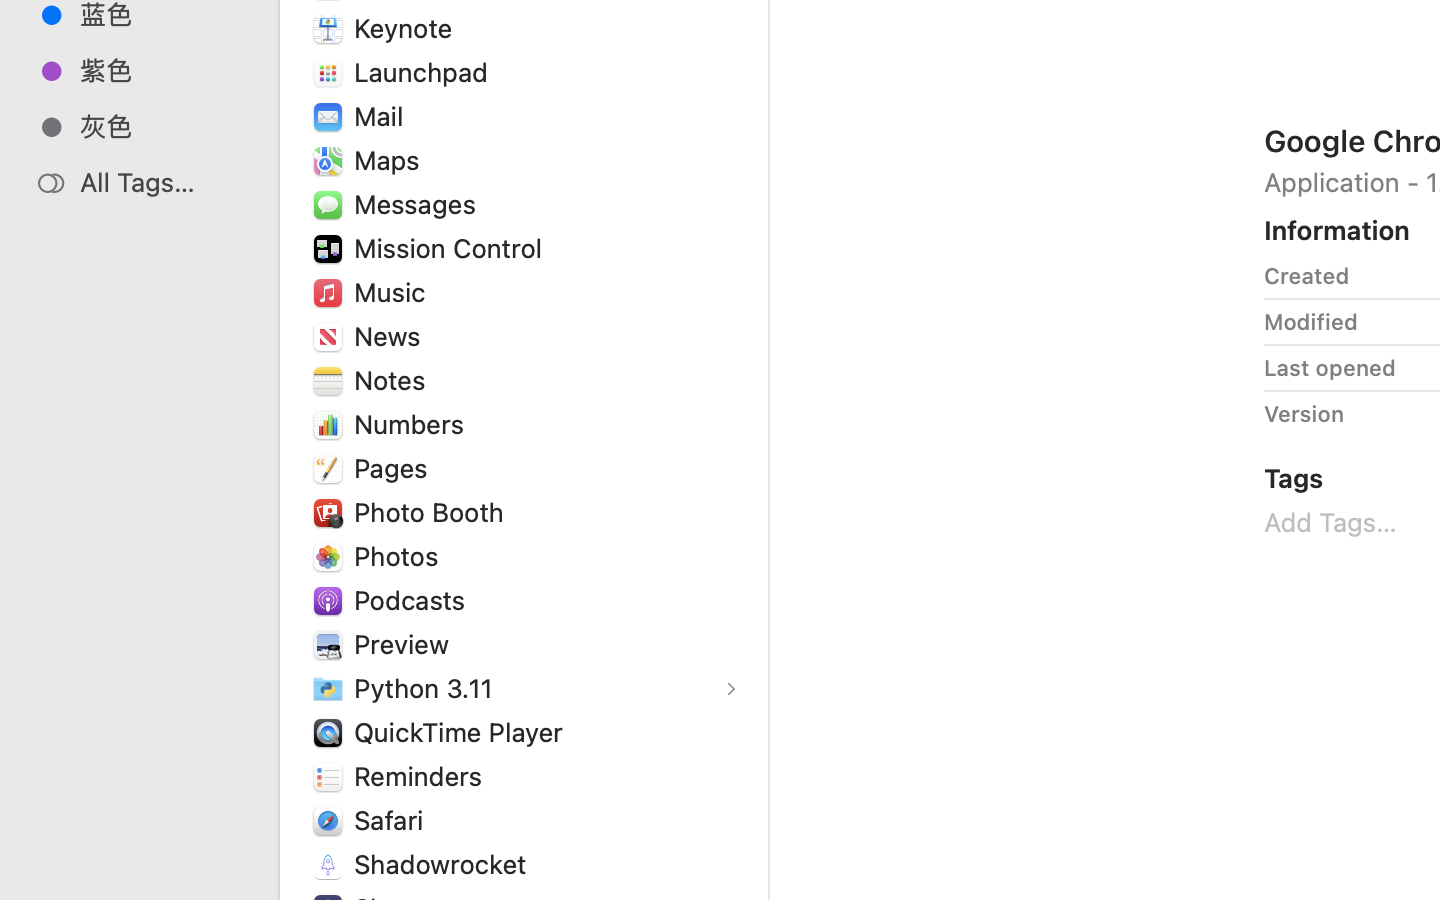  What do you see at coordinates (425, 71) in the screenshot?
I see `'Launchpad'` at bounding box center [425, 71].